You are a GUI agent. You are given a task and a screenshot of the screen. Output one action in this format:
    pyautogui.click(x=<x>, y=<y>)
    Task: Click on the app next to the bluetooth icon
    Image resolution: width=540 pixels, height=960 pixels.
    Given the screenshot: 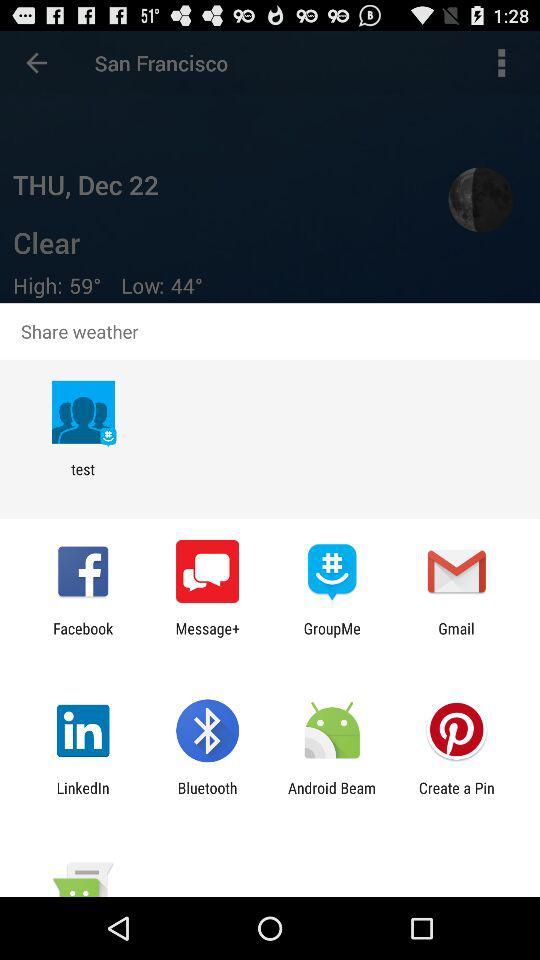 What is the action you would take?
    pyautogui.click(x=82, y=796)
    